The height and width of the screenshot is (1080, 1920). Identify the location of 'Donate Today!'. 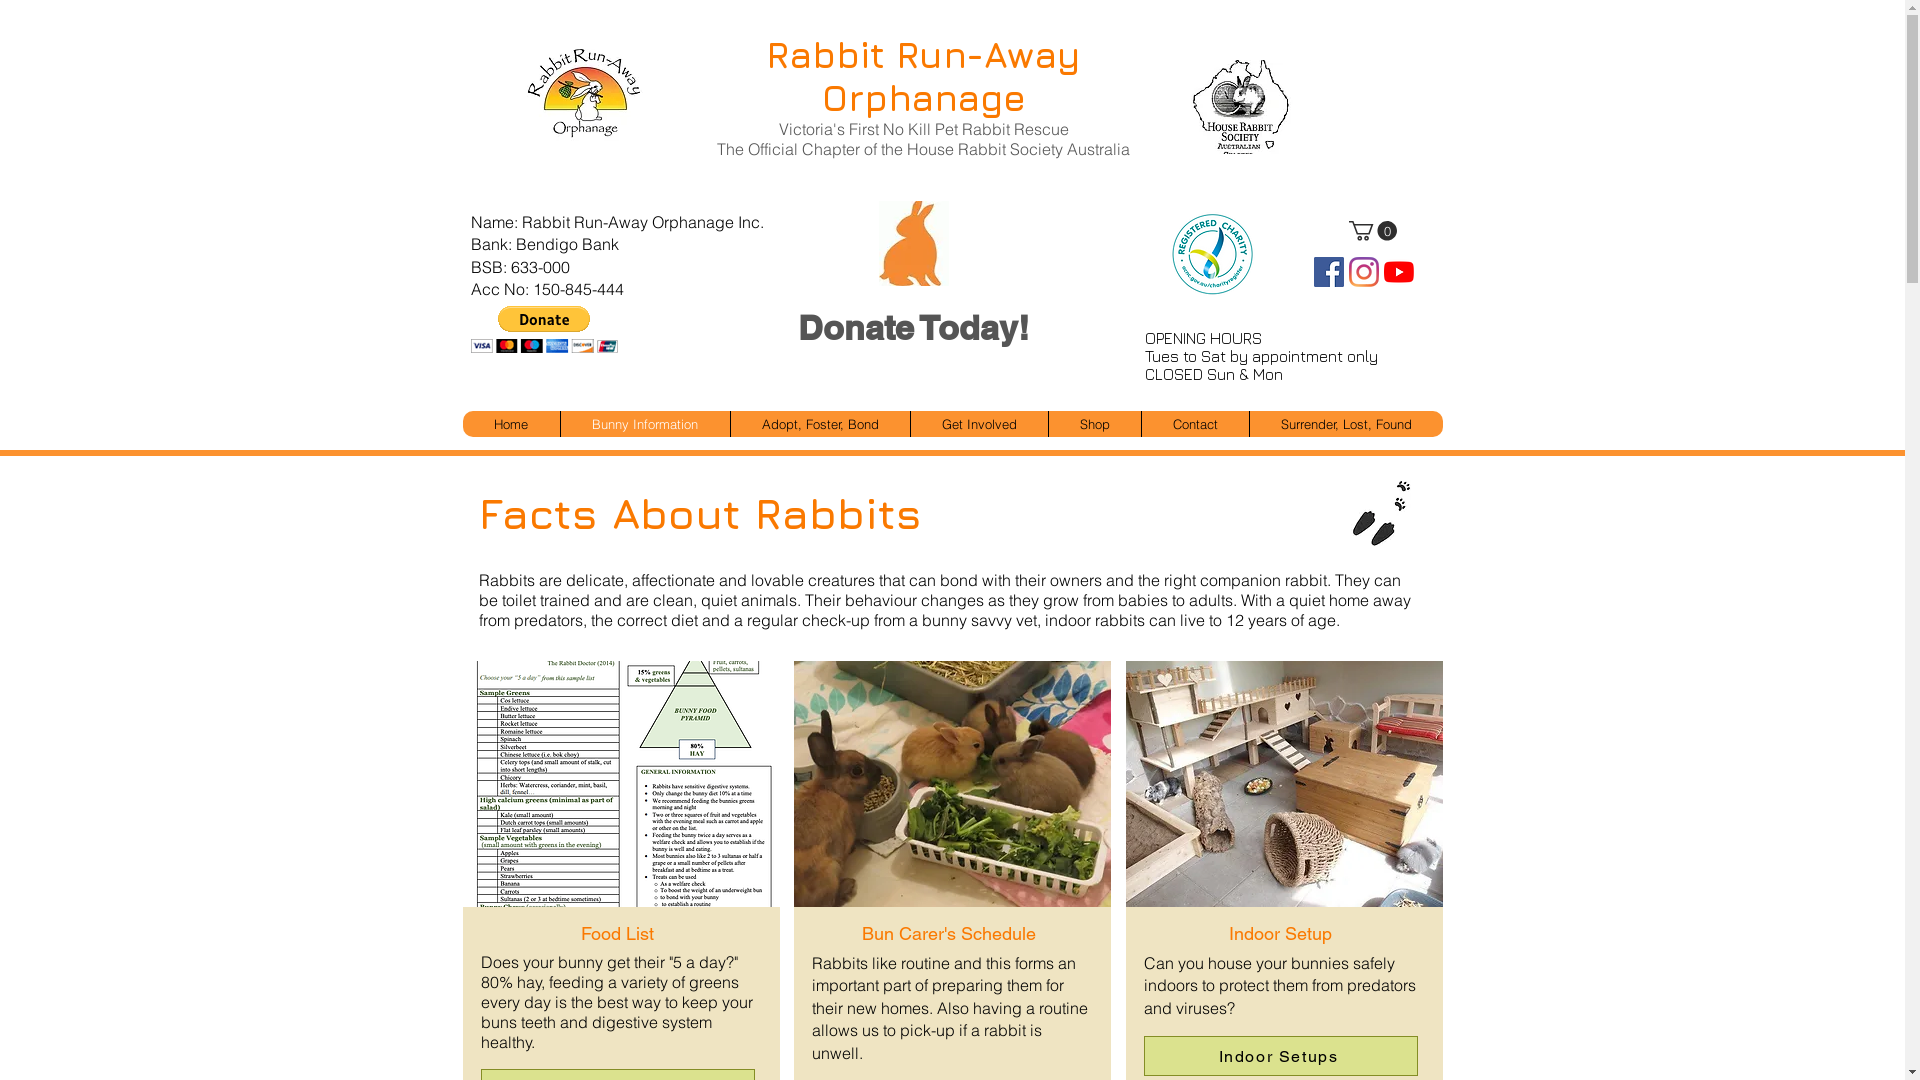
(911, 327).